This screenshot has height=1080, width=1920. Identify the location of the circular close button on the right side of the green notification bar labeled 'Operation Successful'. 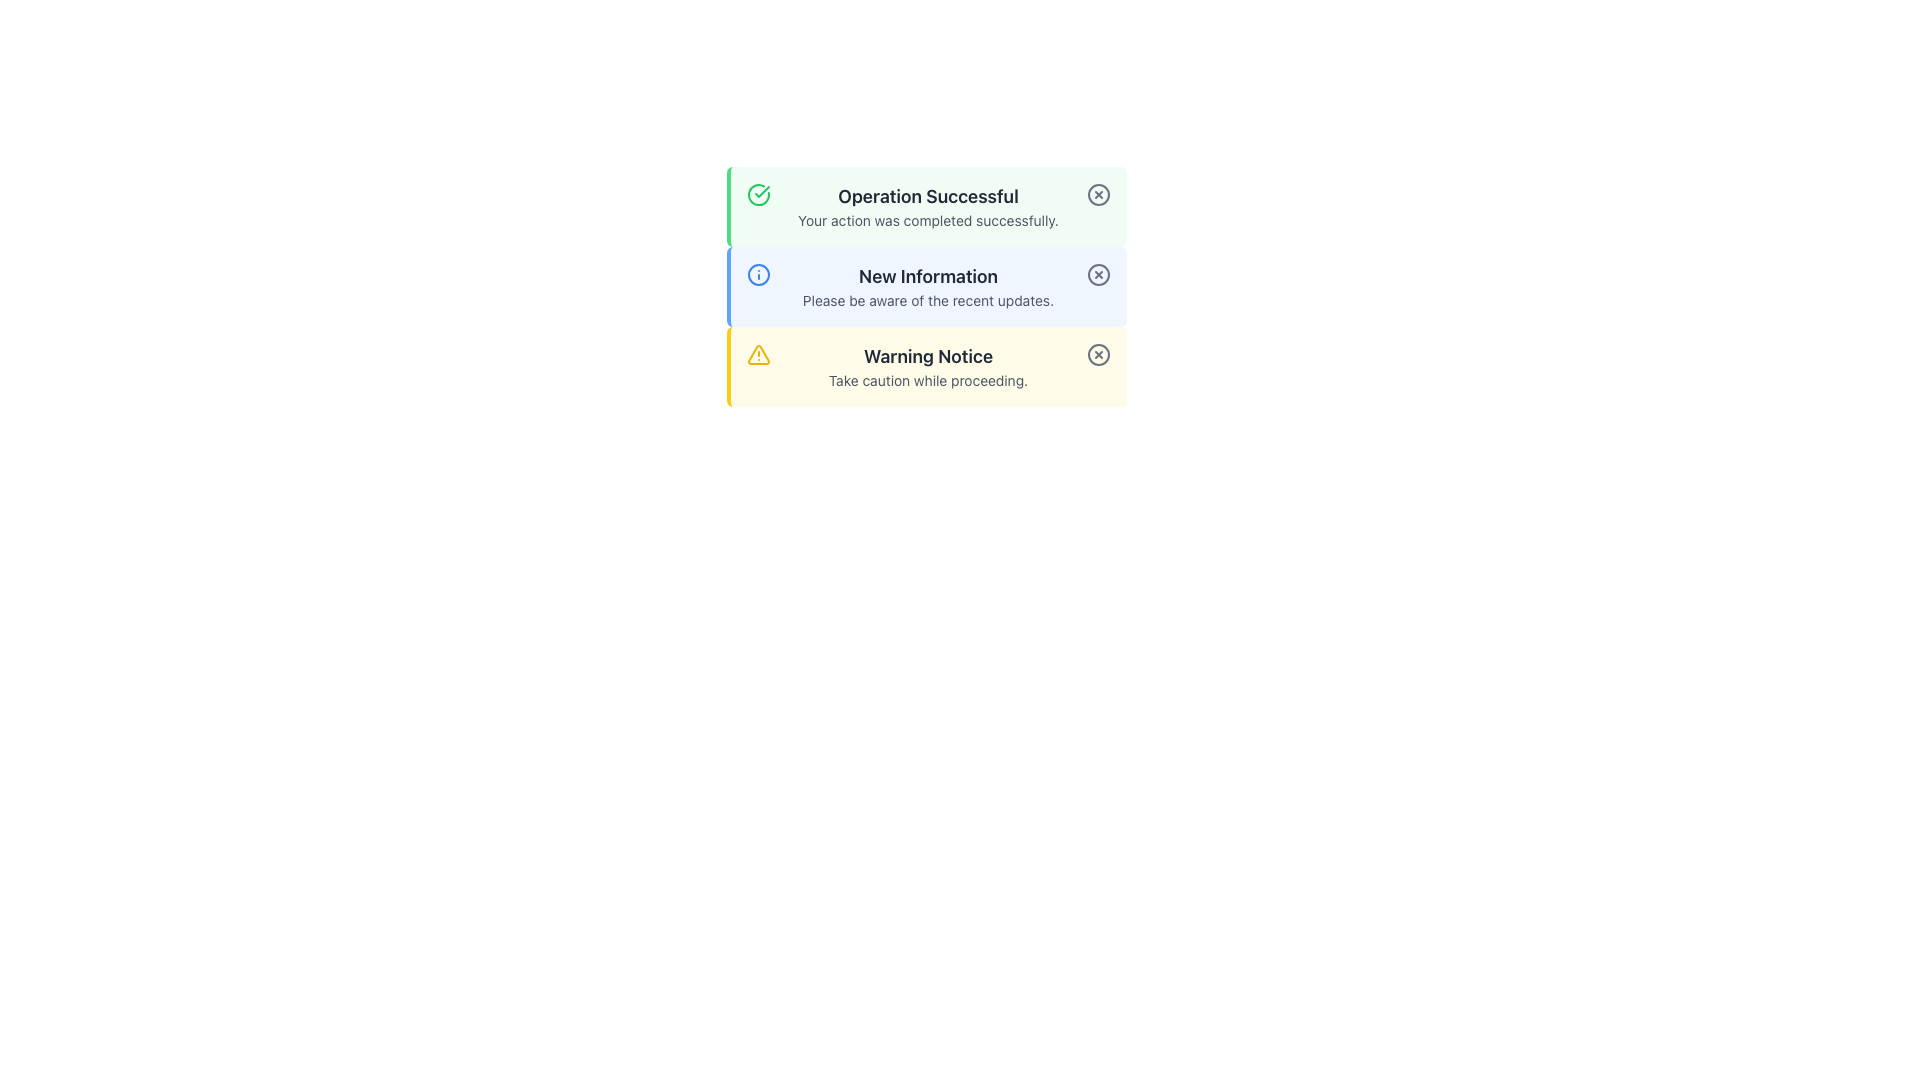
(1097, 195).